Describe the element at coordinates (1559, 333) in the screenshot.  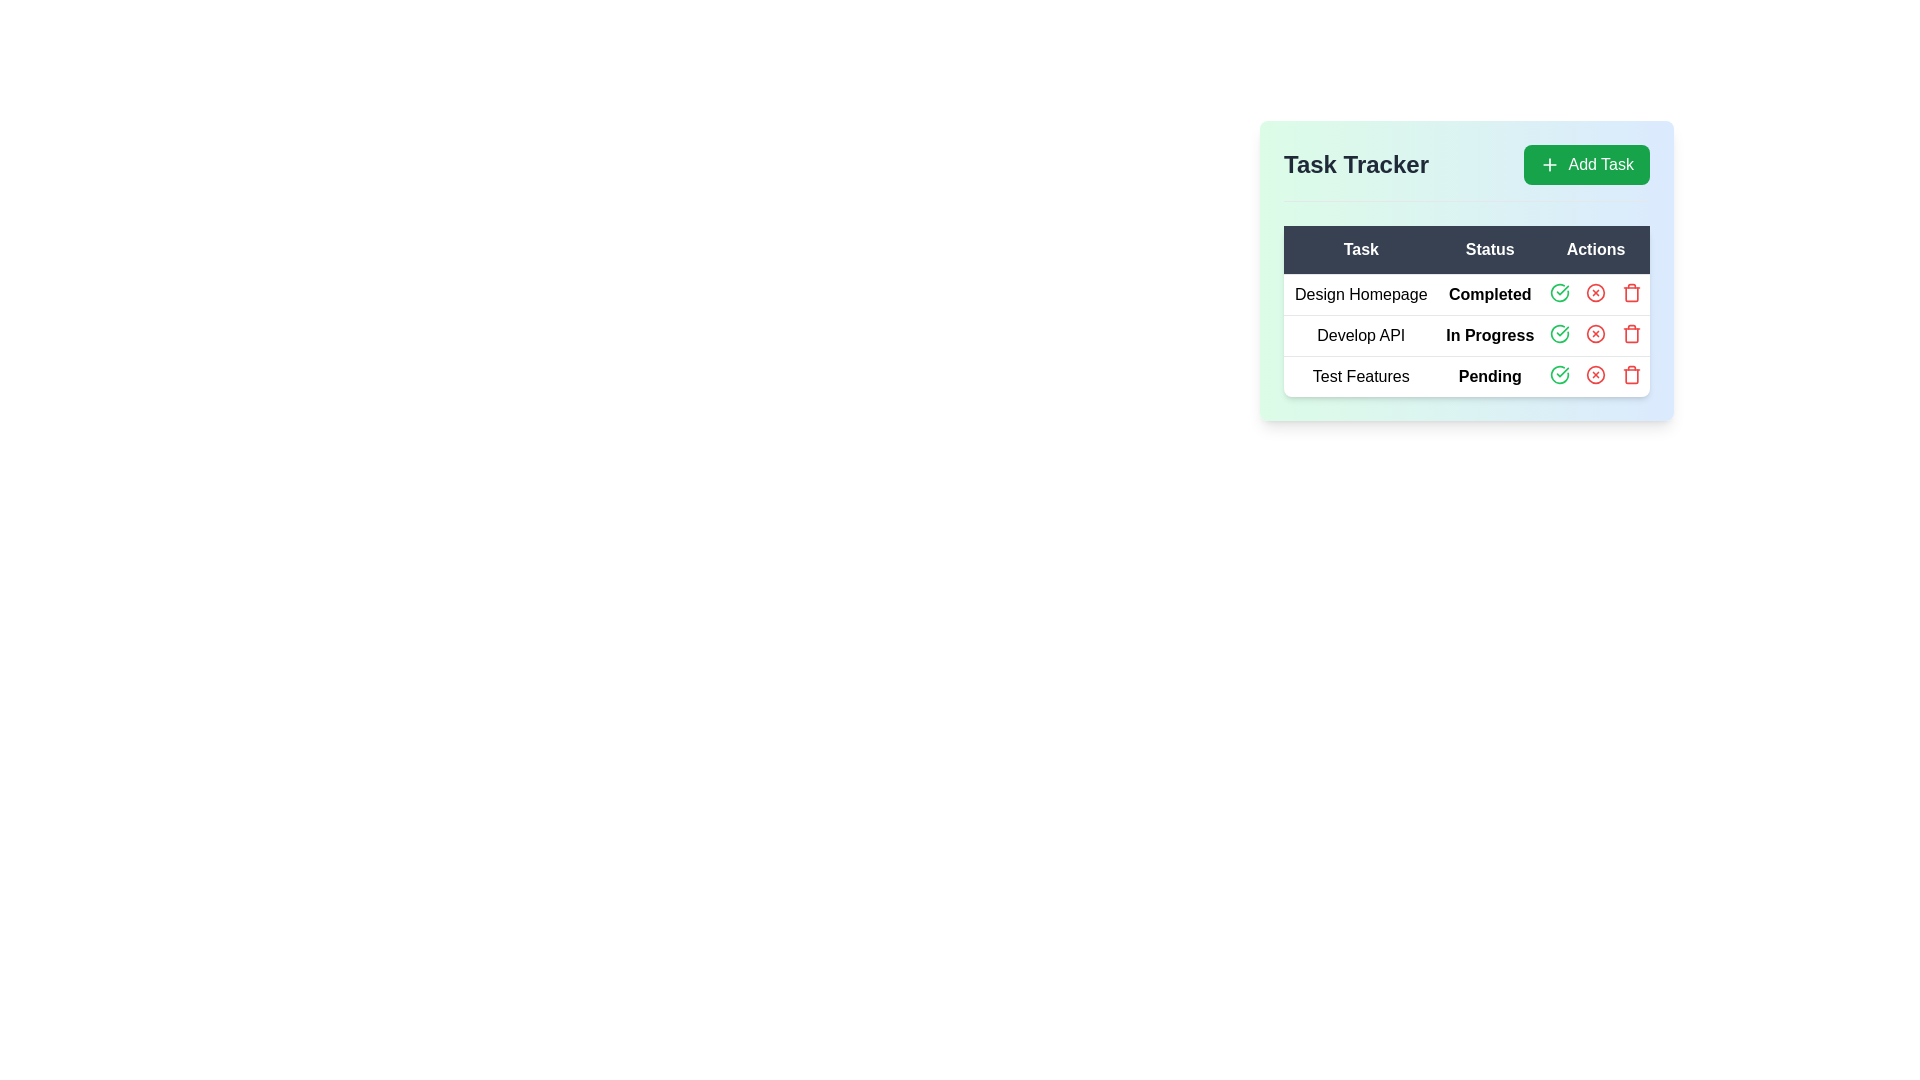
I see `the first icon in the Actions column of the 'Develop API' task to mark the task as completed` at that location.